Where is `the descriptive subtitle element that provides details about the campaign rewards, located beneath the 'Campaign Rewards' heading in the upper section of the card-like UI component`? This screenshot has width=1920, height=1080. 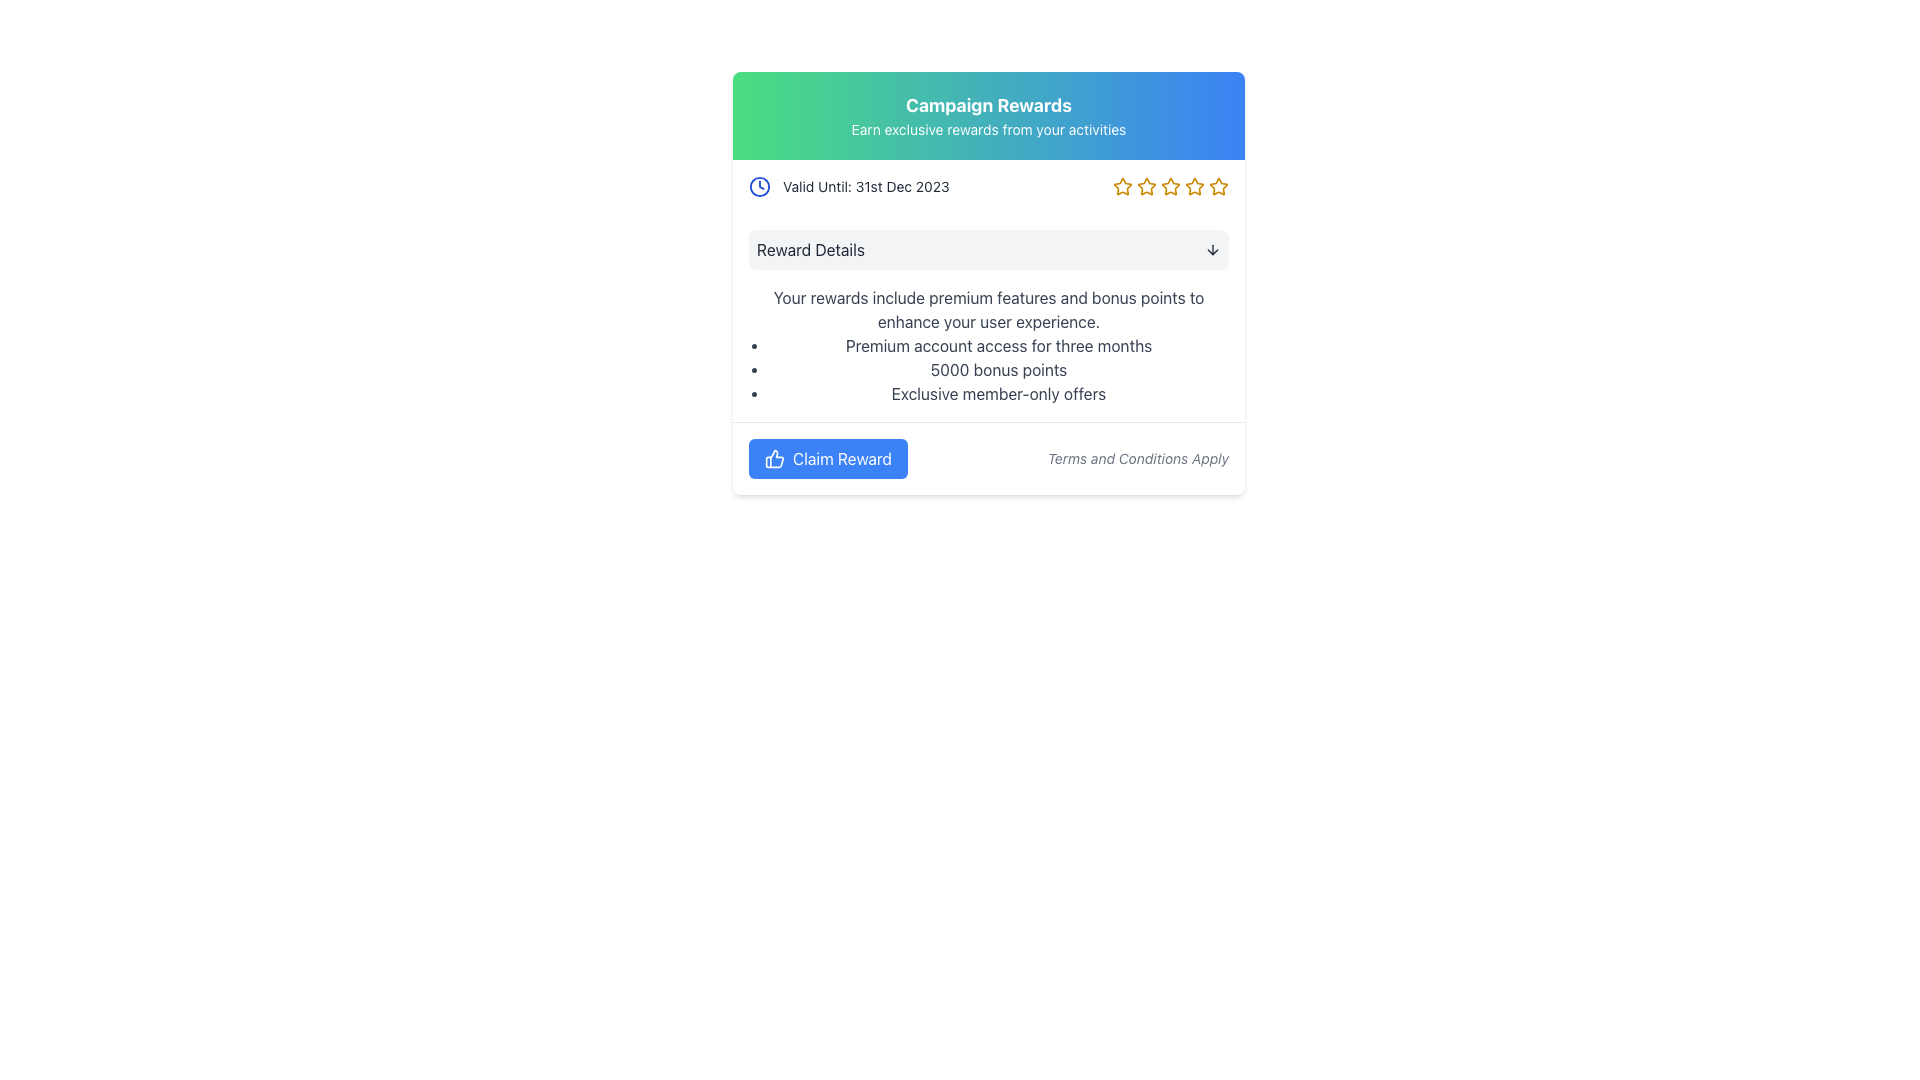
the descriptive subtitle element that provides details about the campaign rewards, located beneath the 'Campaign Rewards' heading in the upper section of the card-like UI component is located at coordinates (988, 130).